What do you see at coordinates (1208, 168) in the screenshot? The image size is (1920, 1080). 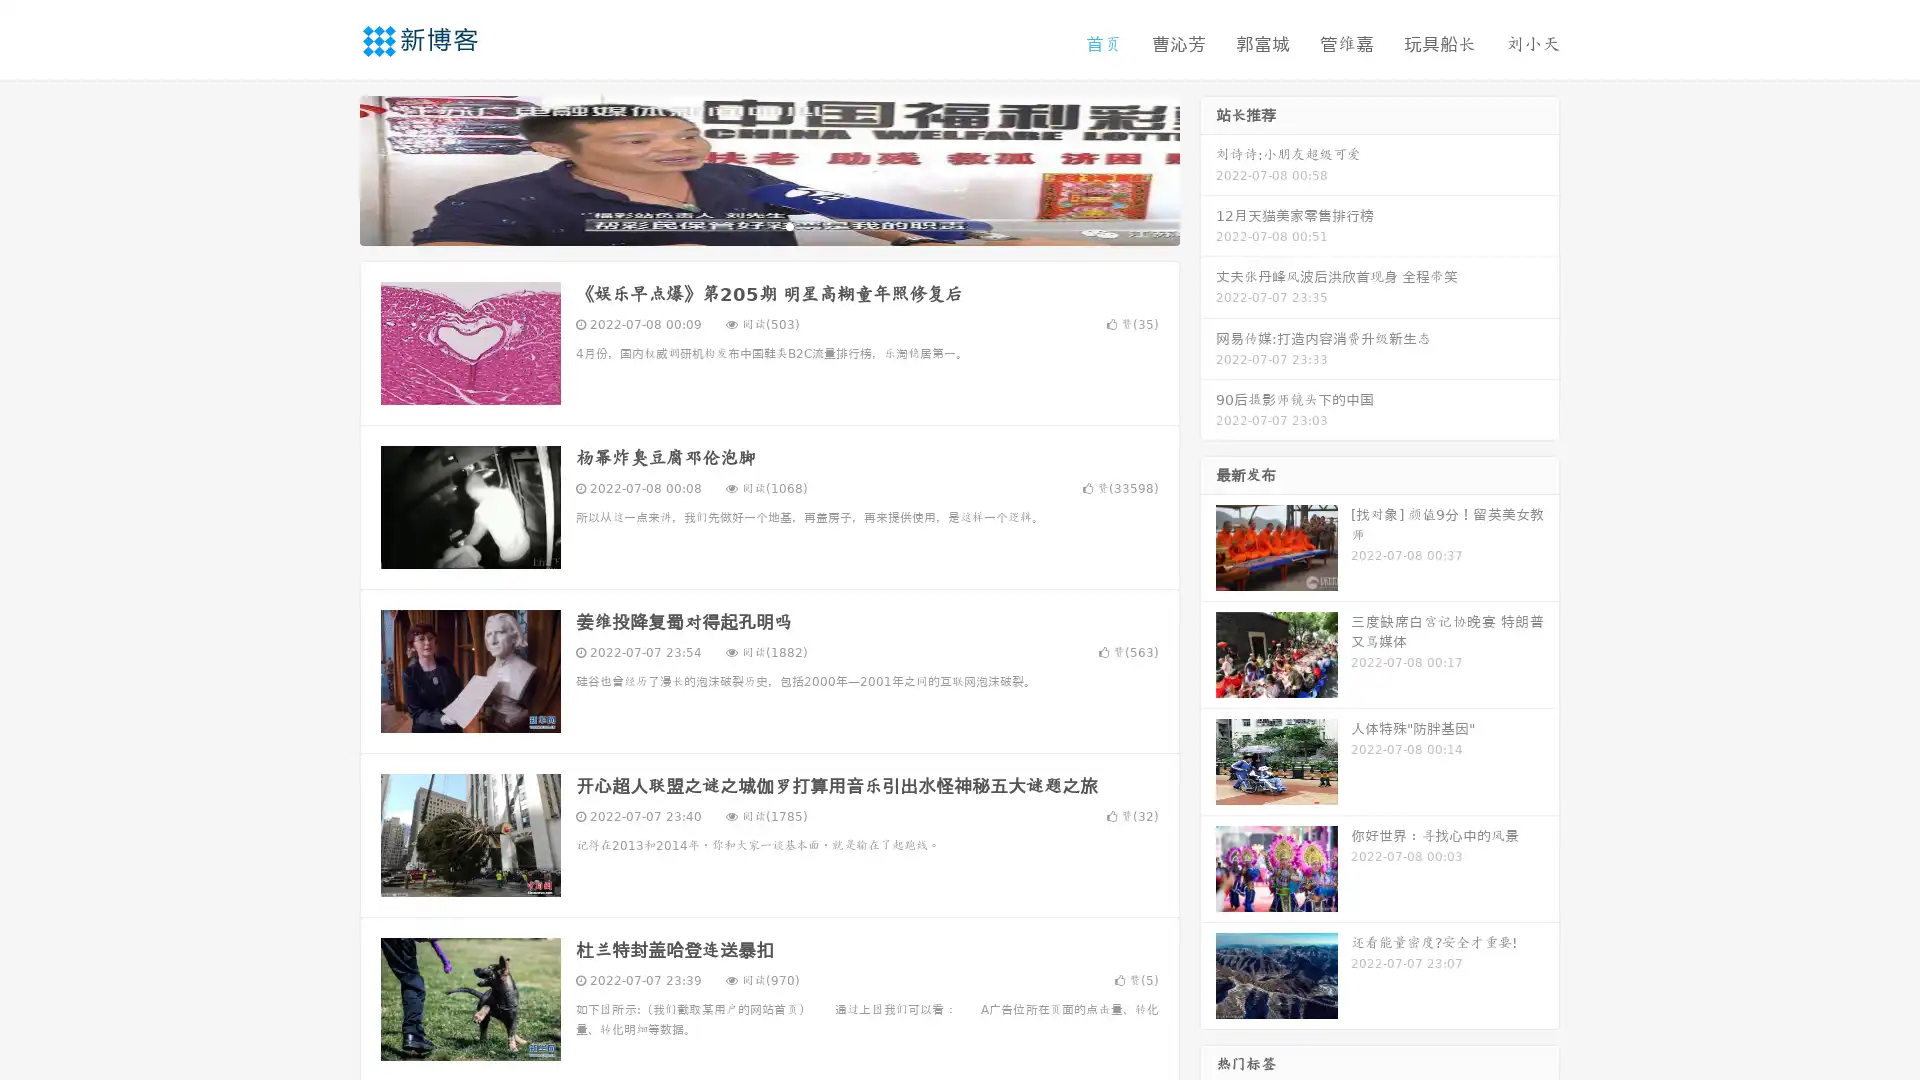 I see `Next slide` at bounding box center [1208, 168].